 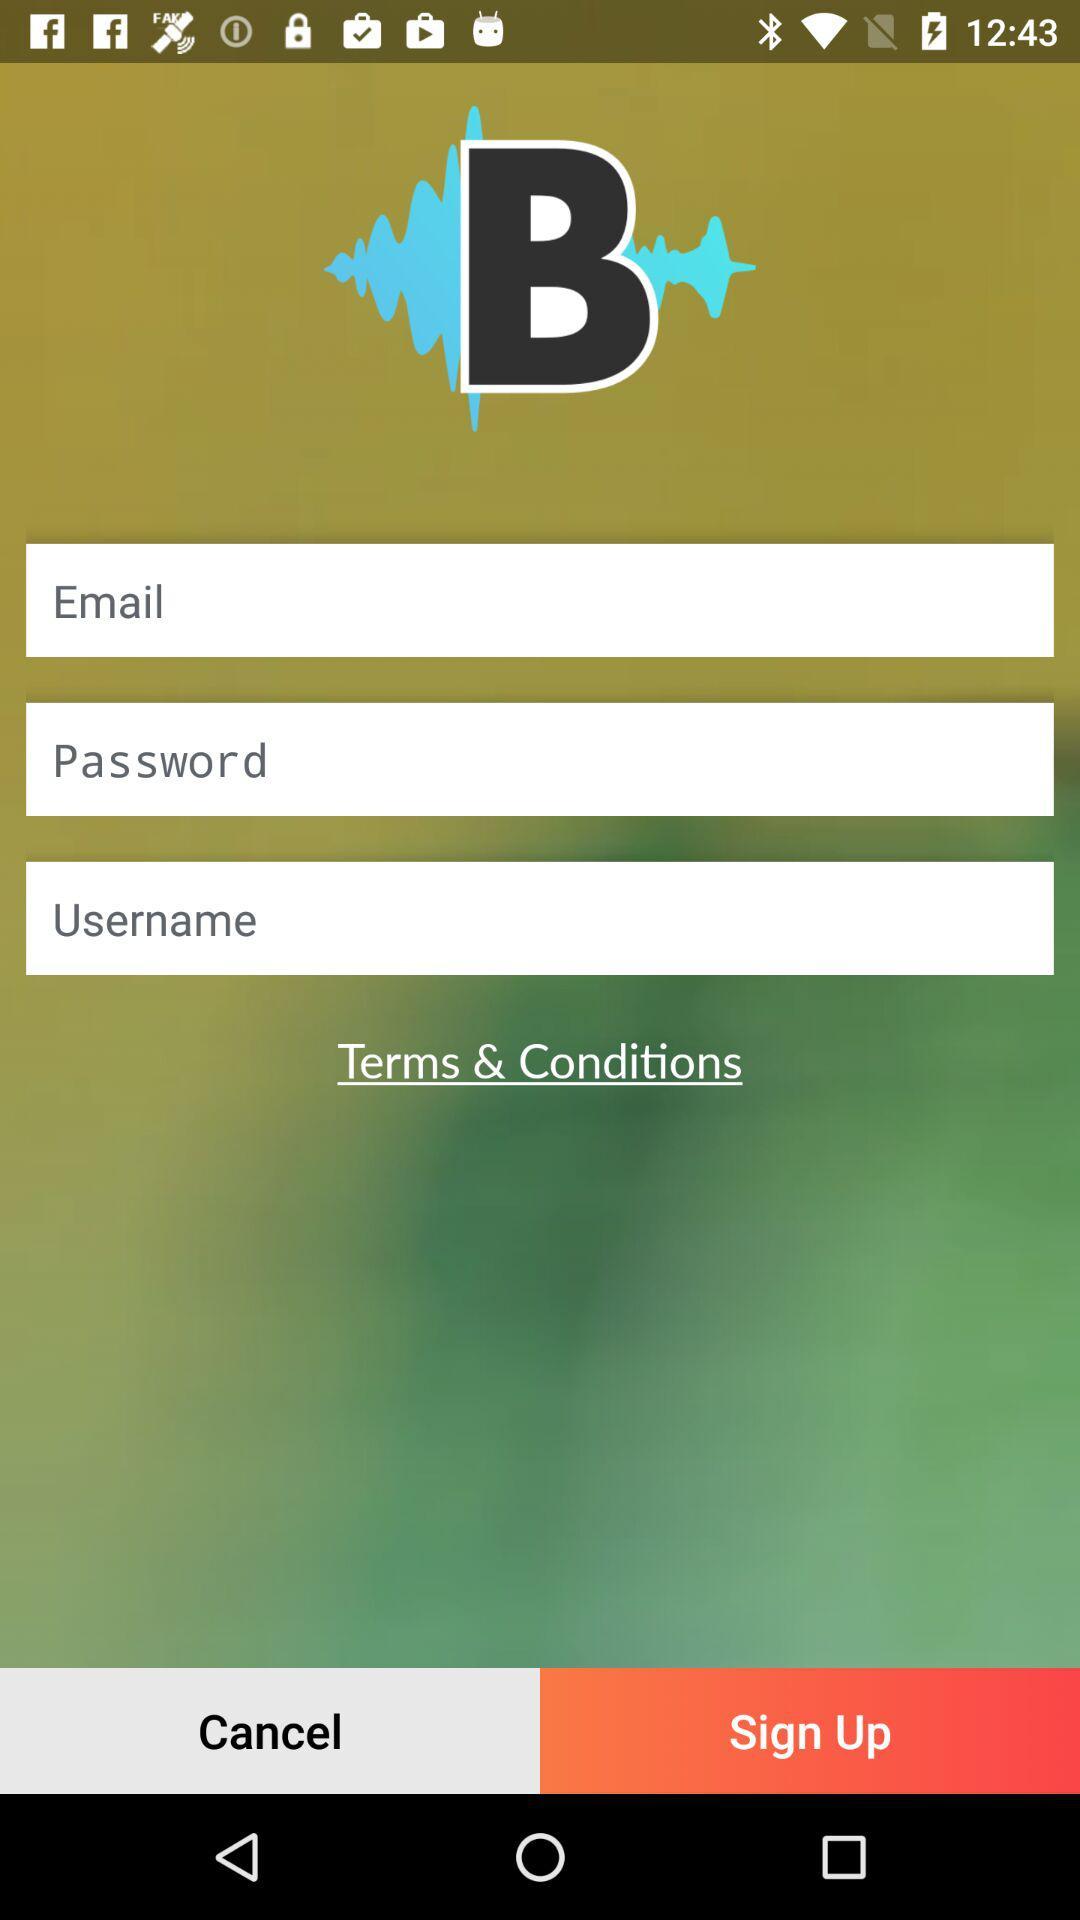 I want to click on cancel, so click(x=270, y=1730).